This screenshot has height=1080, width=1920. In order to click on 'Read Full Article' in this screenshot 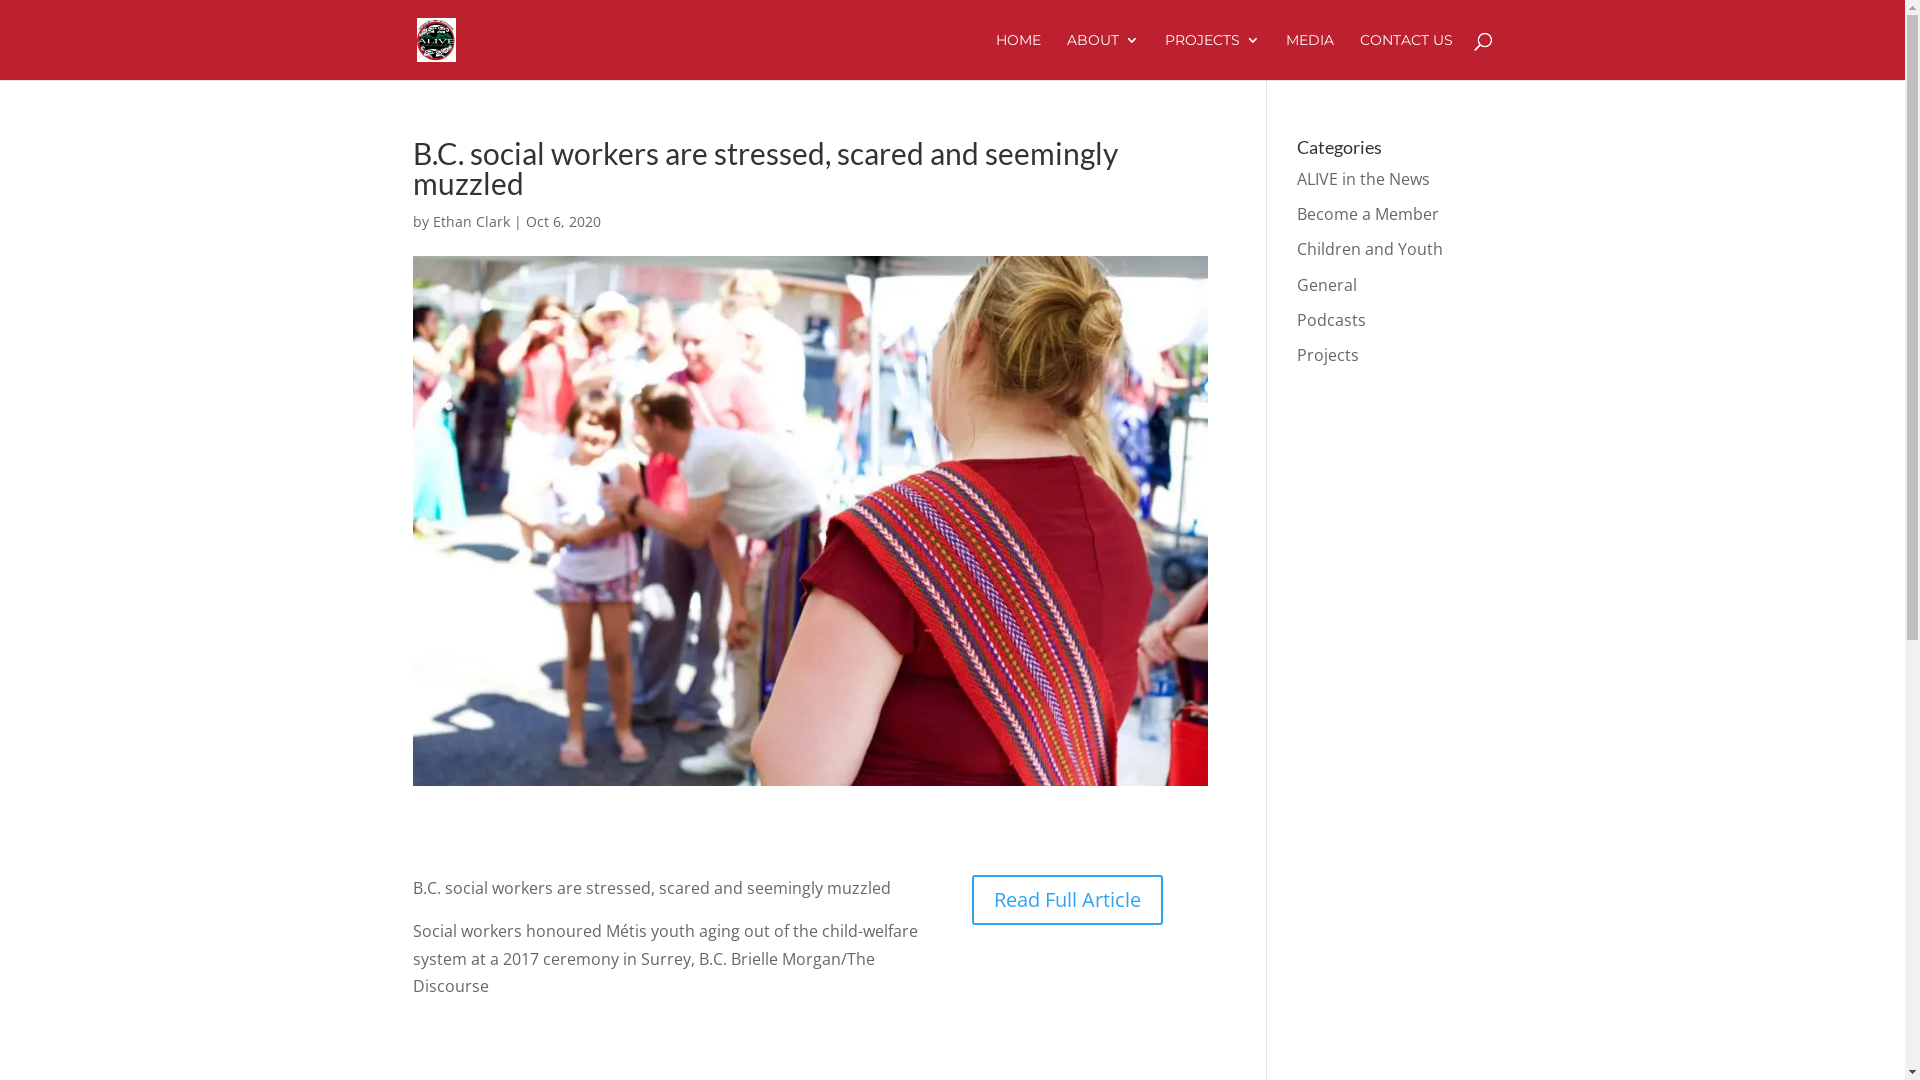, I will do `click(971, 898)`.